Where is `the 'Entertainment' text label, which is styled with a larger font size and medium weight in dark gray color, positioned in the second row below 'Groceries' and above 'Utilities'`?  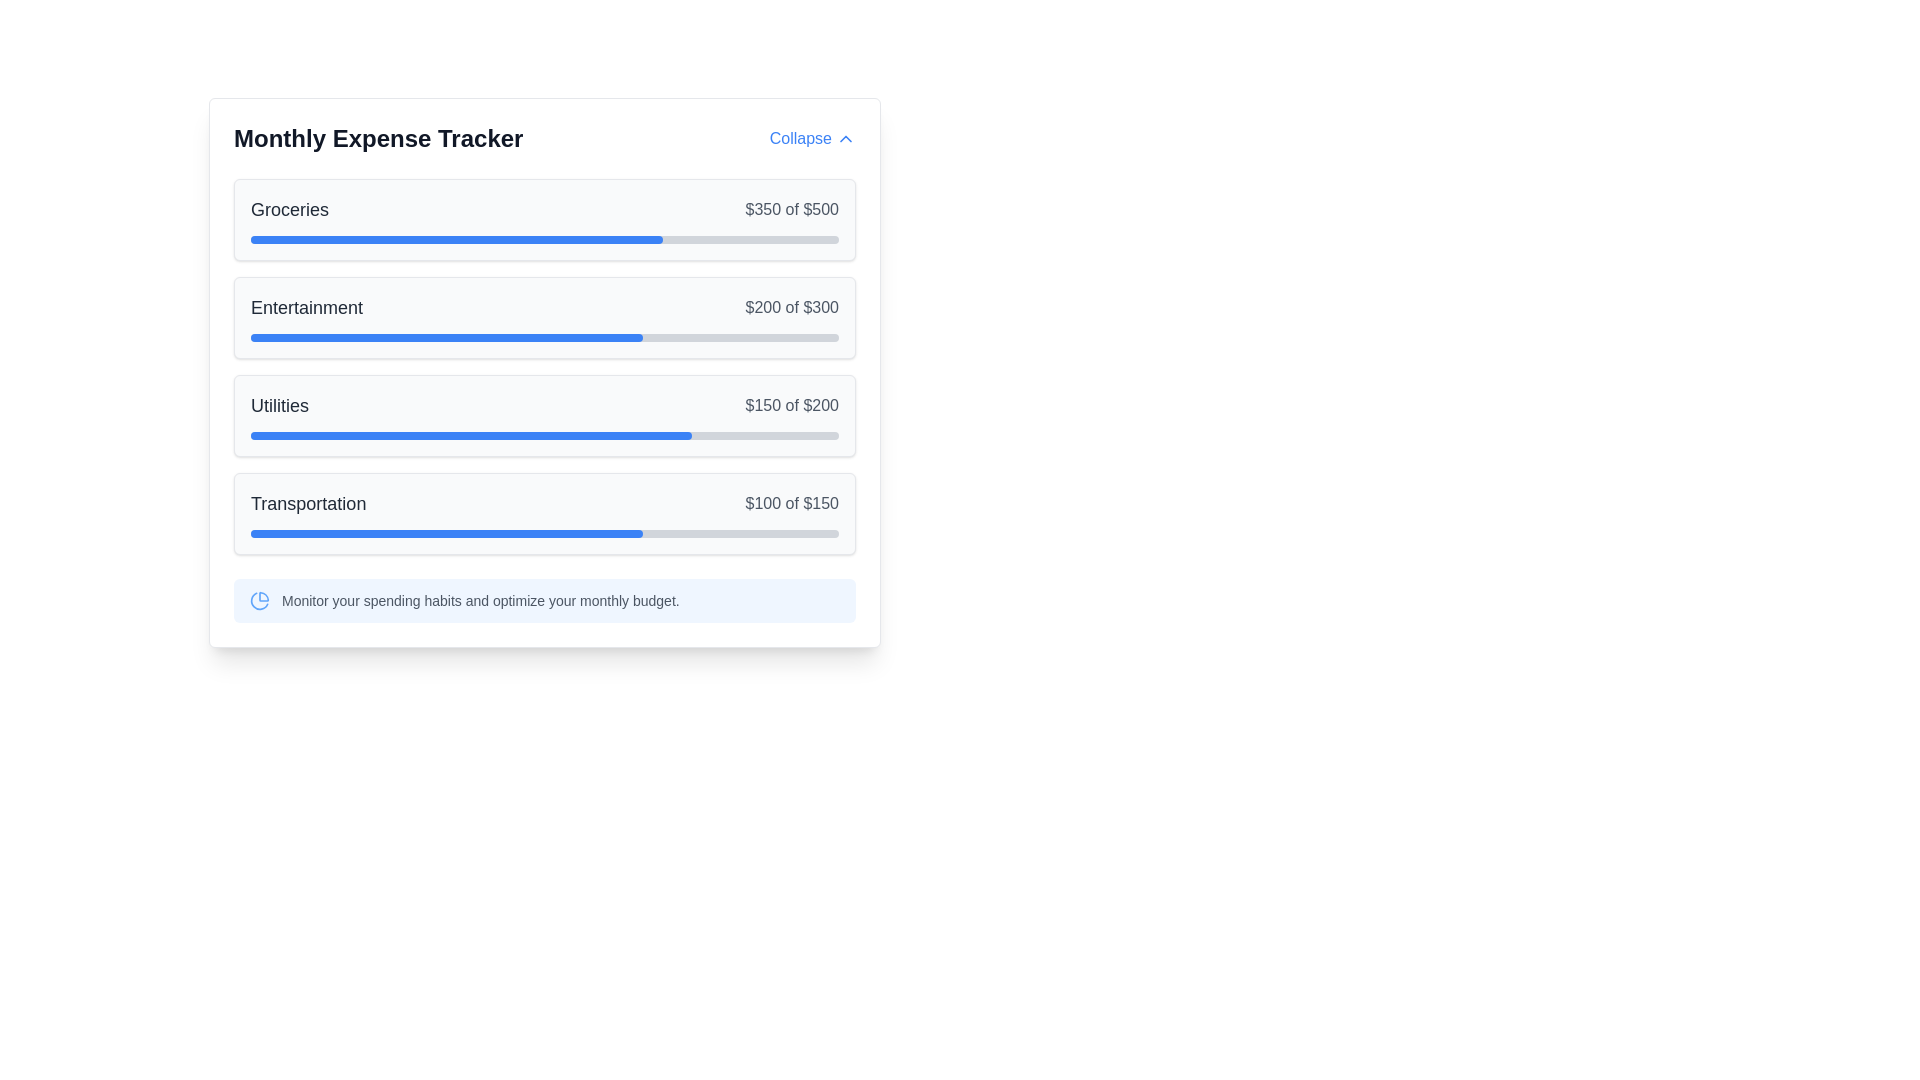
the 'Entertainment' text label, which is styled with a larger font size and medium weight in dark gray color, positioned in the second row below 'Groceries' and above 'Utilities' is located at coordinates (306, 308).